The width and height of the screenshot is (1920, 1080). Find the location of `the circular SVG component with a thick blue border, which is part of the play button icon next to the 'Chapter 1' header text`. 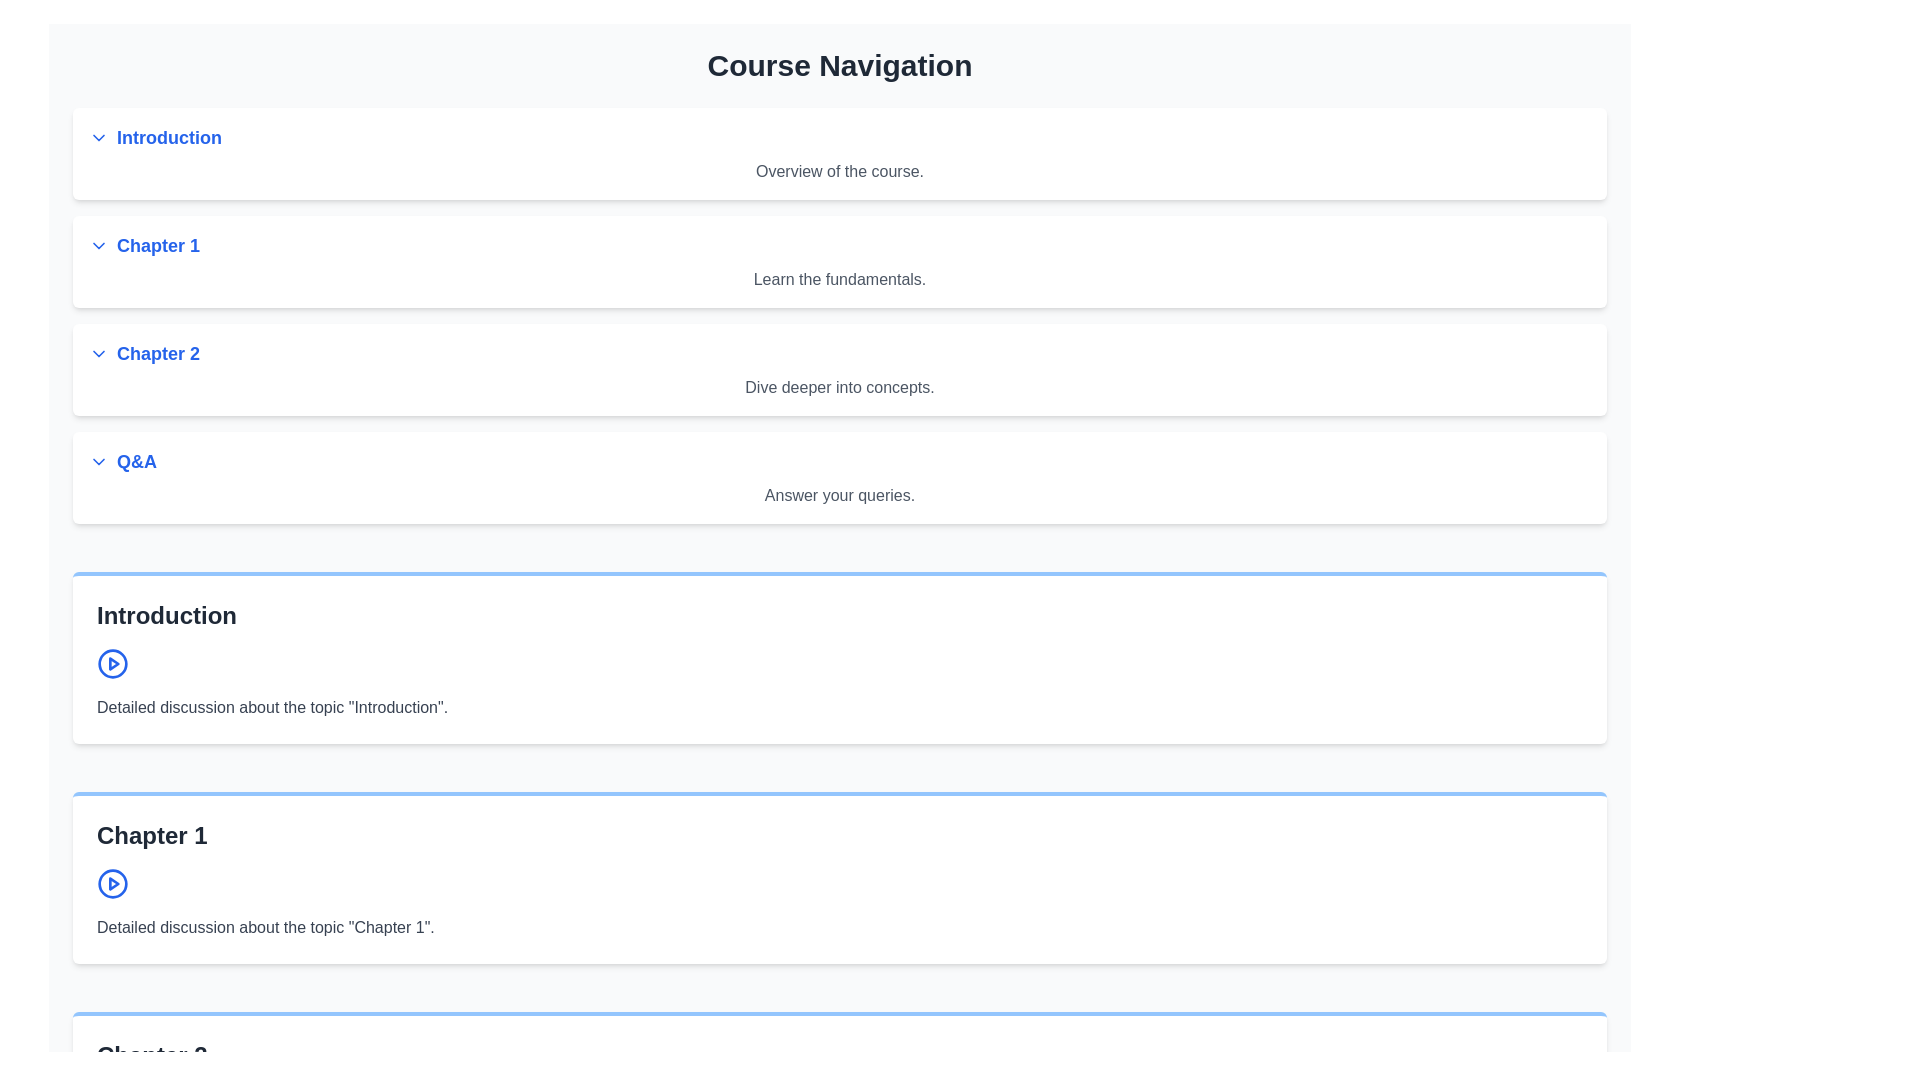

the circular SVG component with a thick blue border, which is part of the play button icon next to the 'Chapter 1' header text is located at coordinates (112, 882).